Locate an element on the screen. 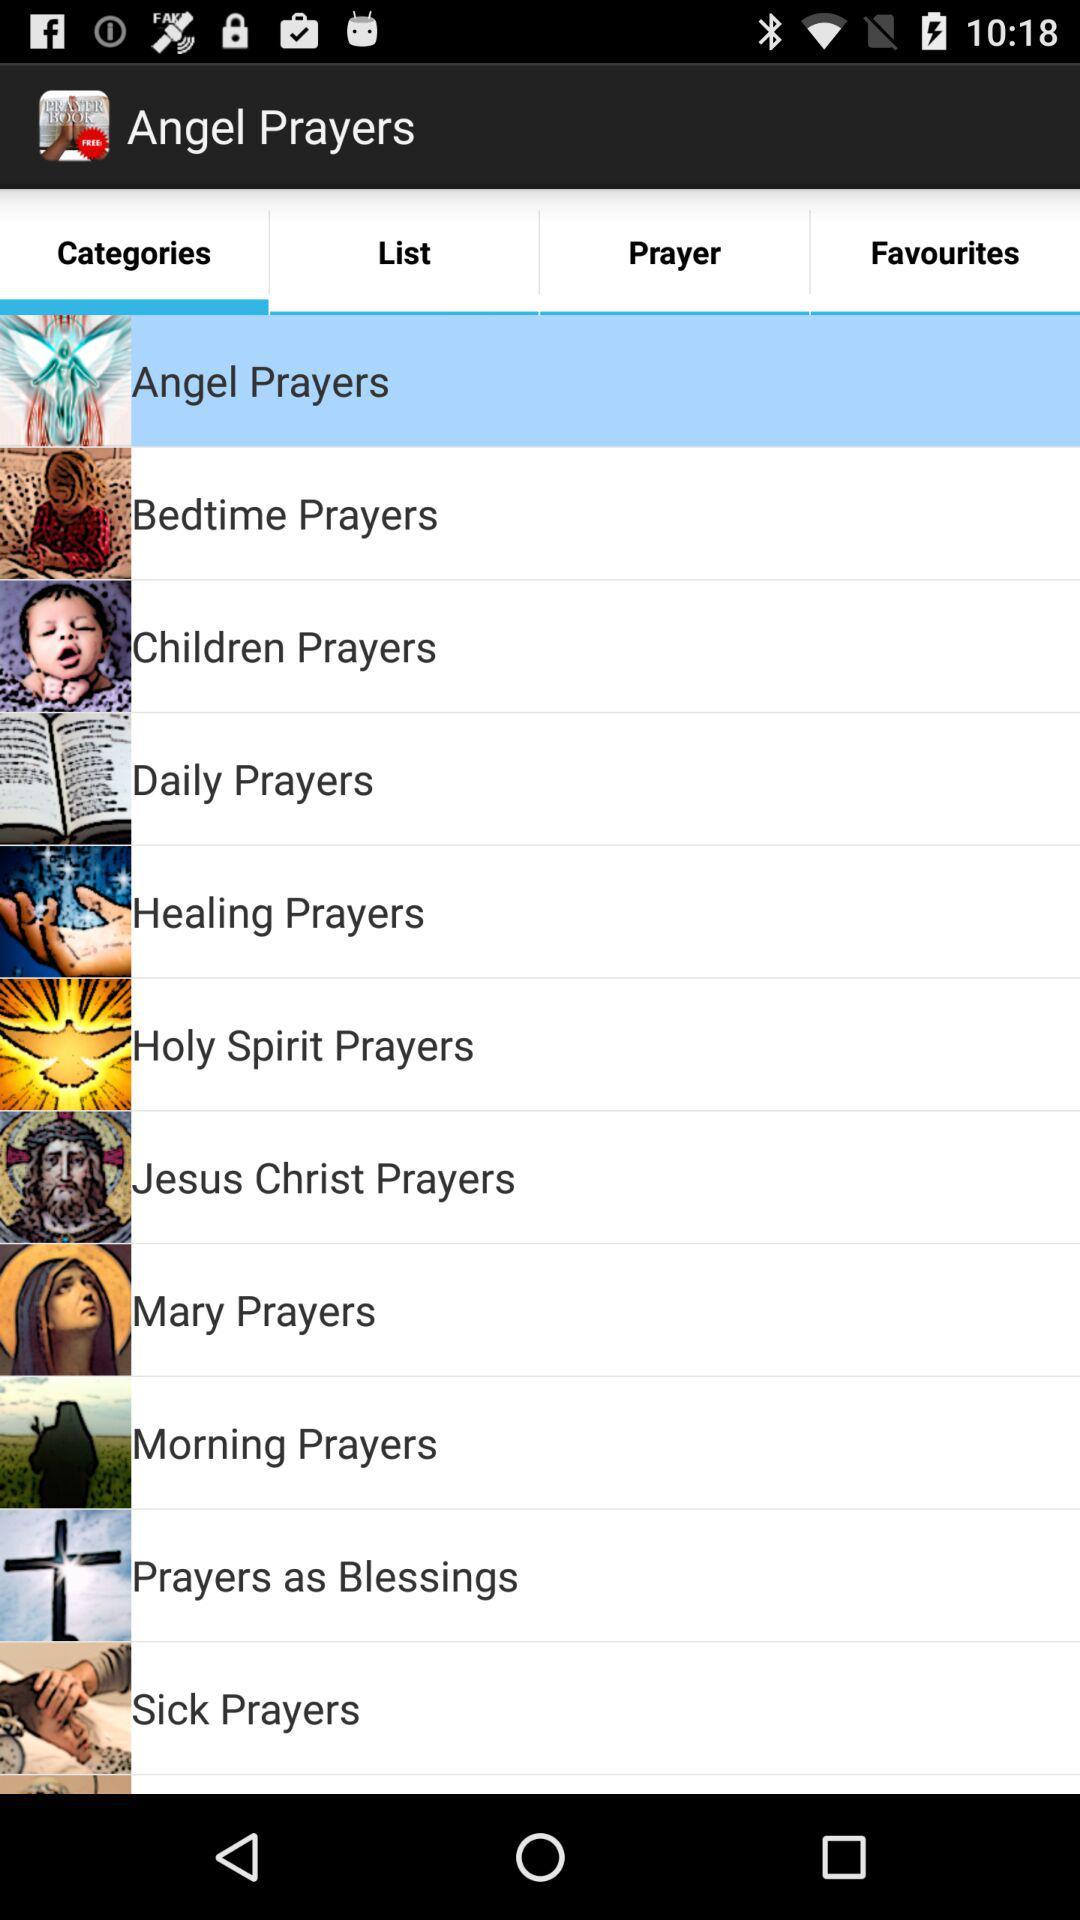 The width and height of the screenshot is (1080, 1920). bedtime prayers item is located at coordinates (285, 513).